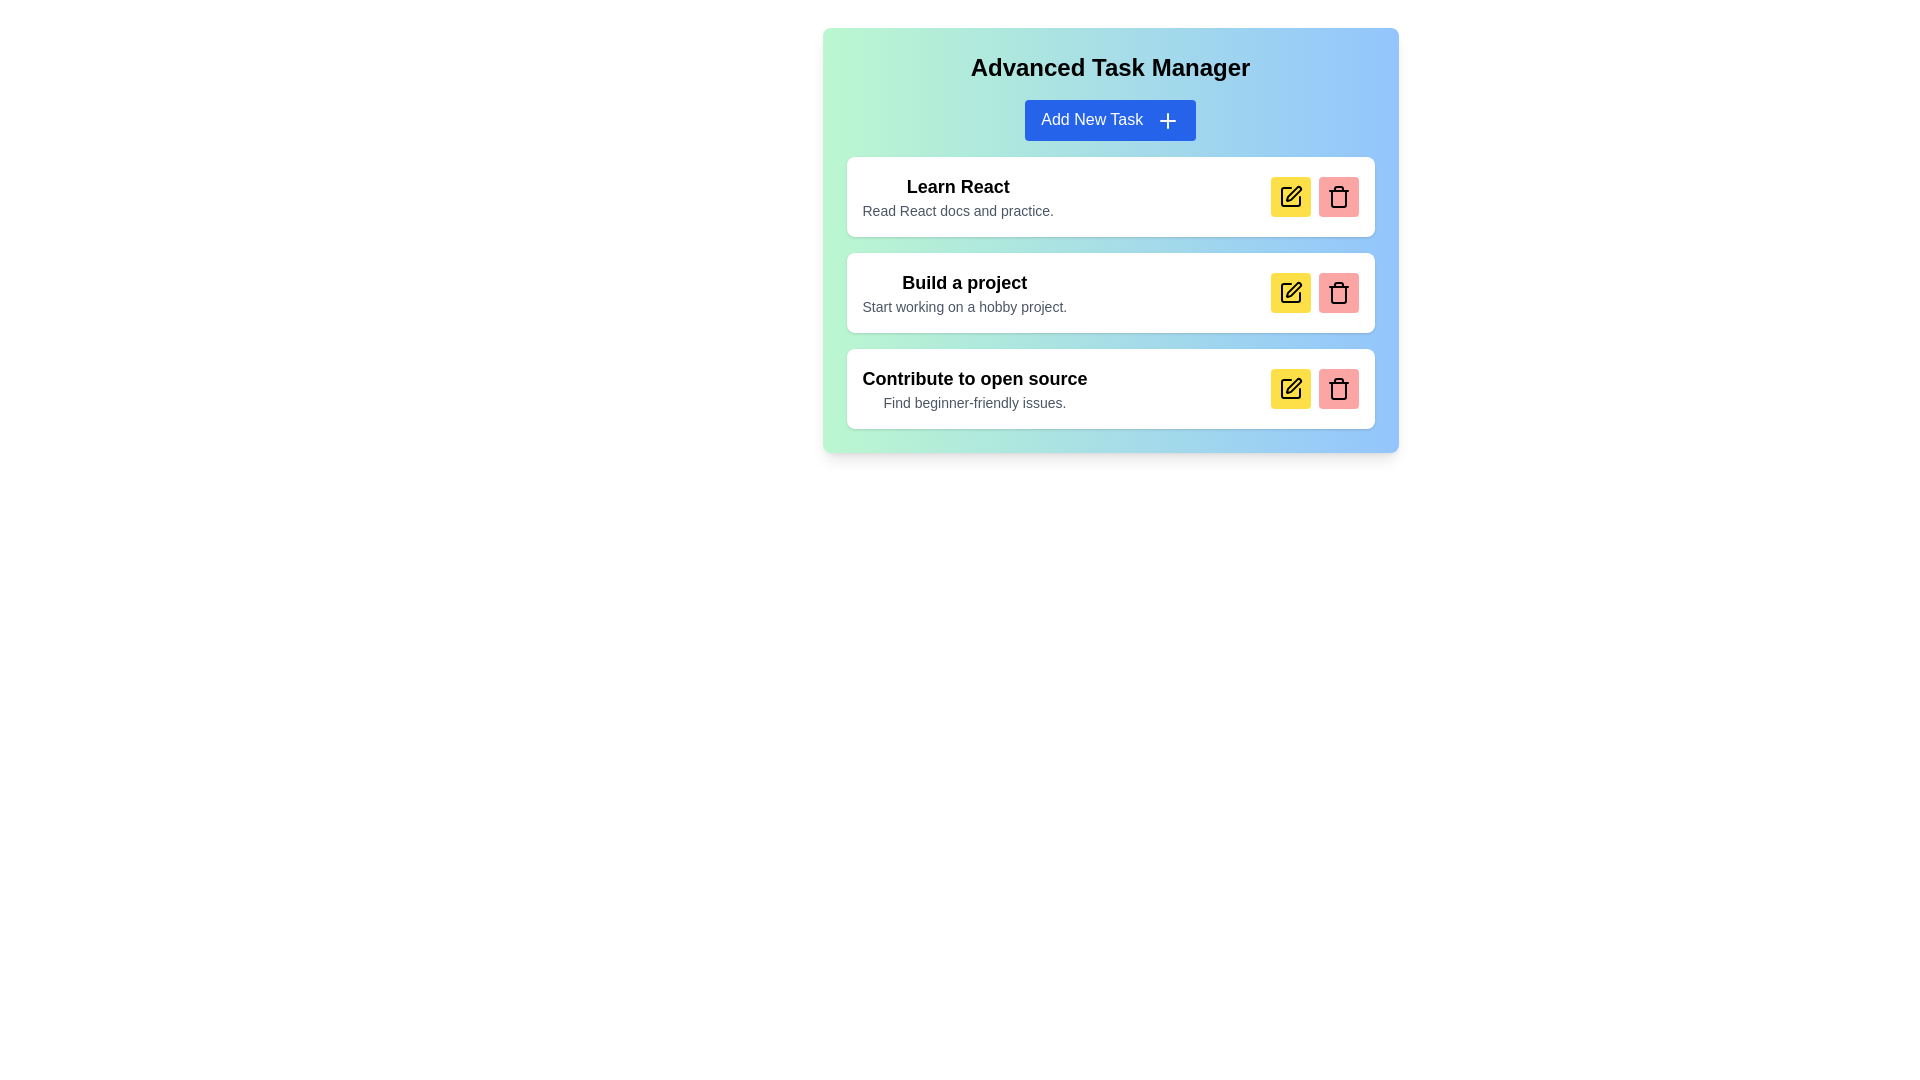 Image resolution: width=1920 pixels, height=1080 pixels. Describe the element at coordinates (1109, 67) in the screenshot. I see `the header of the component` at that location.